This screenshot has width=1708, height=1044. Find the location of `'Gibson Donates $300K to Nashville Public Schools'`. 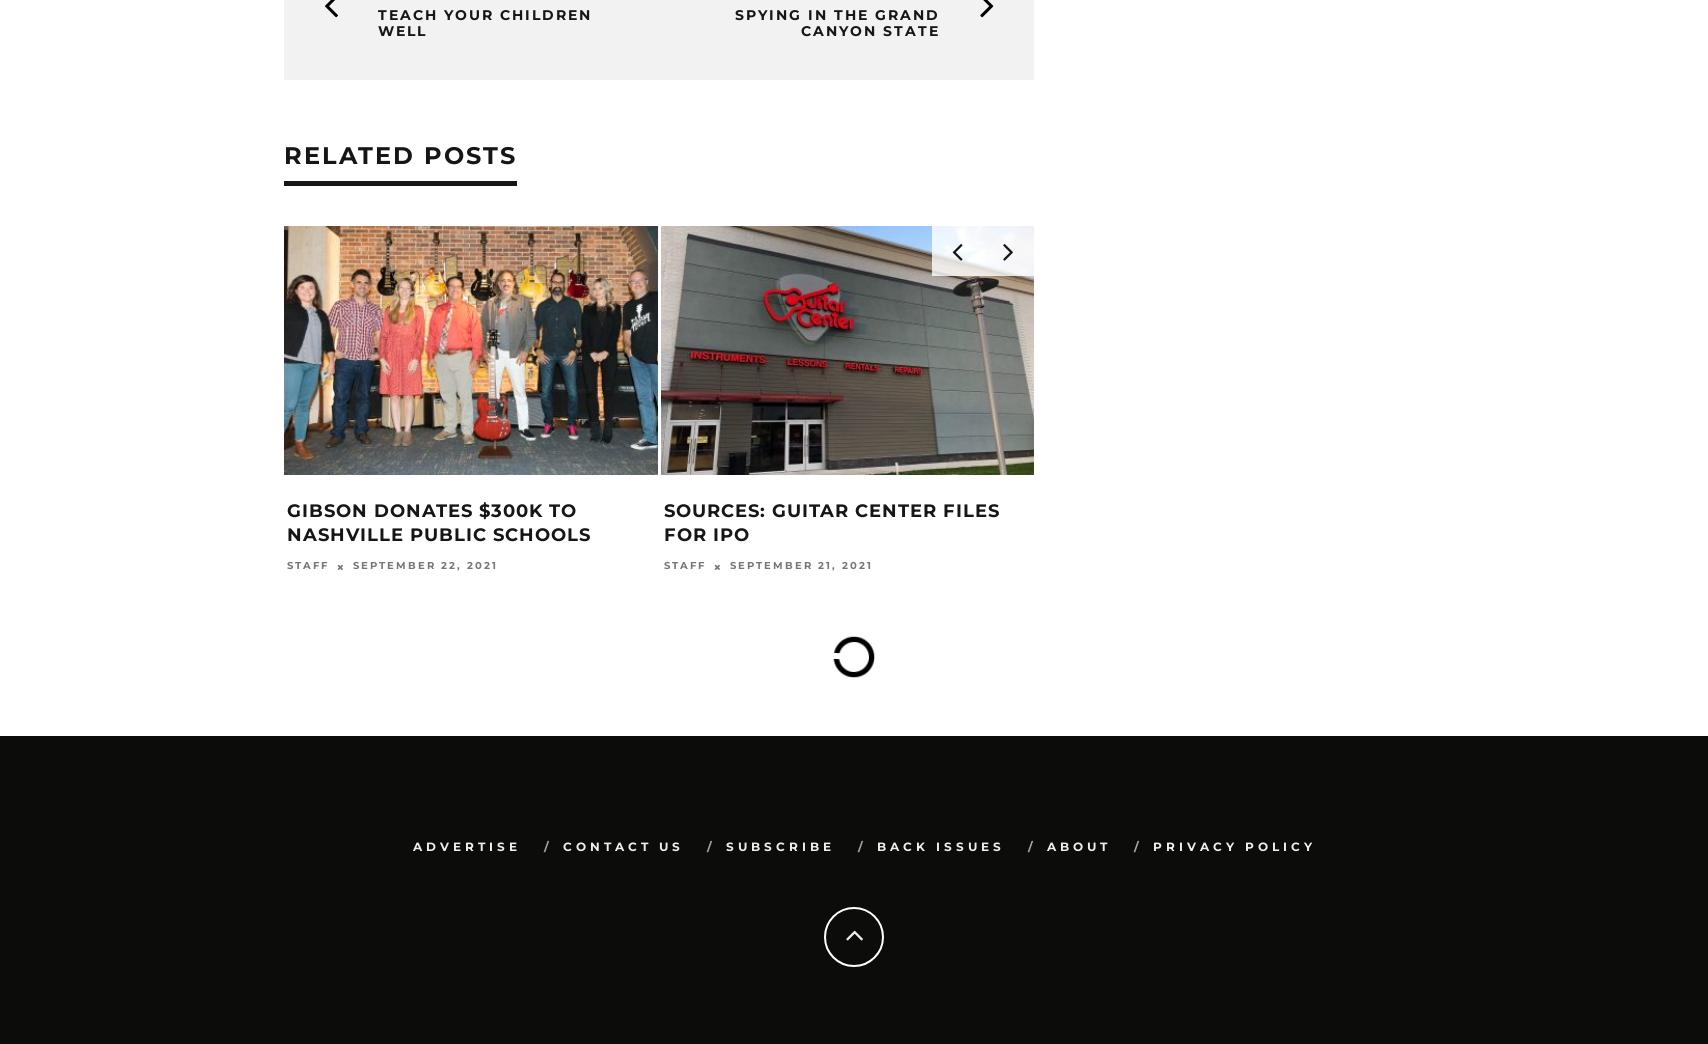

'Gibson Donates $300K to Nashville Public Schools' is located at coordinates (438, 522).